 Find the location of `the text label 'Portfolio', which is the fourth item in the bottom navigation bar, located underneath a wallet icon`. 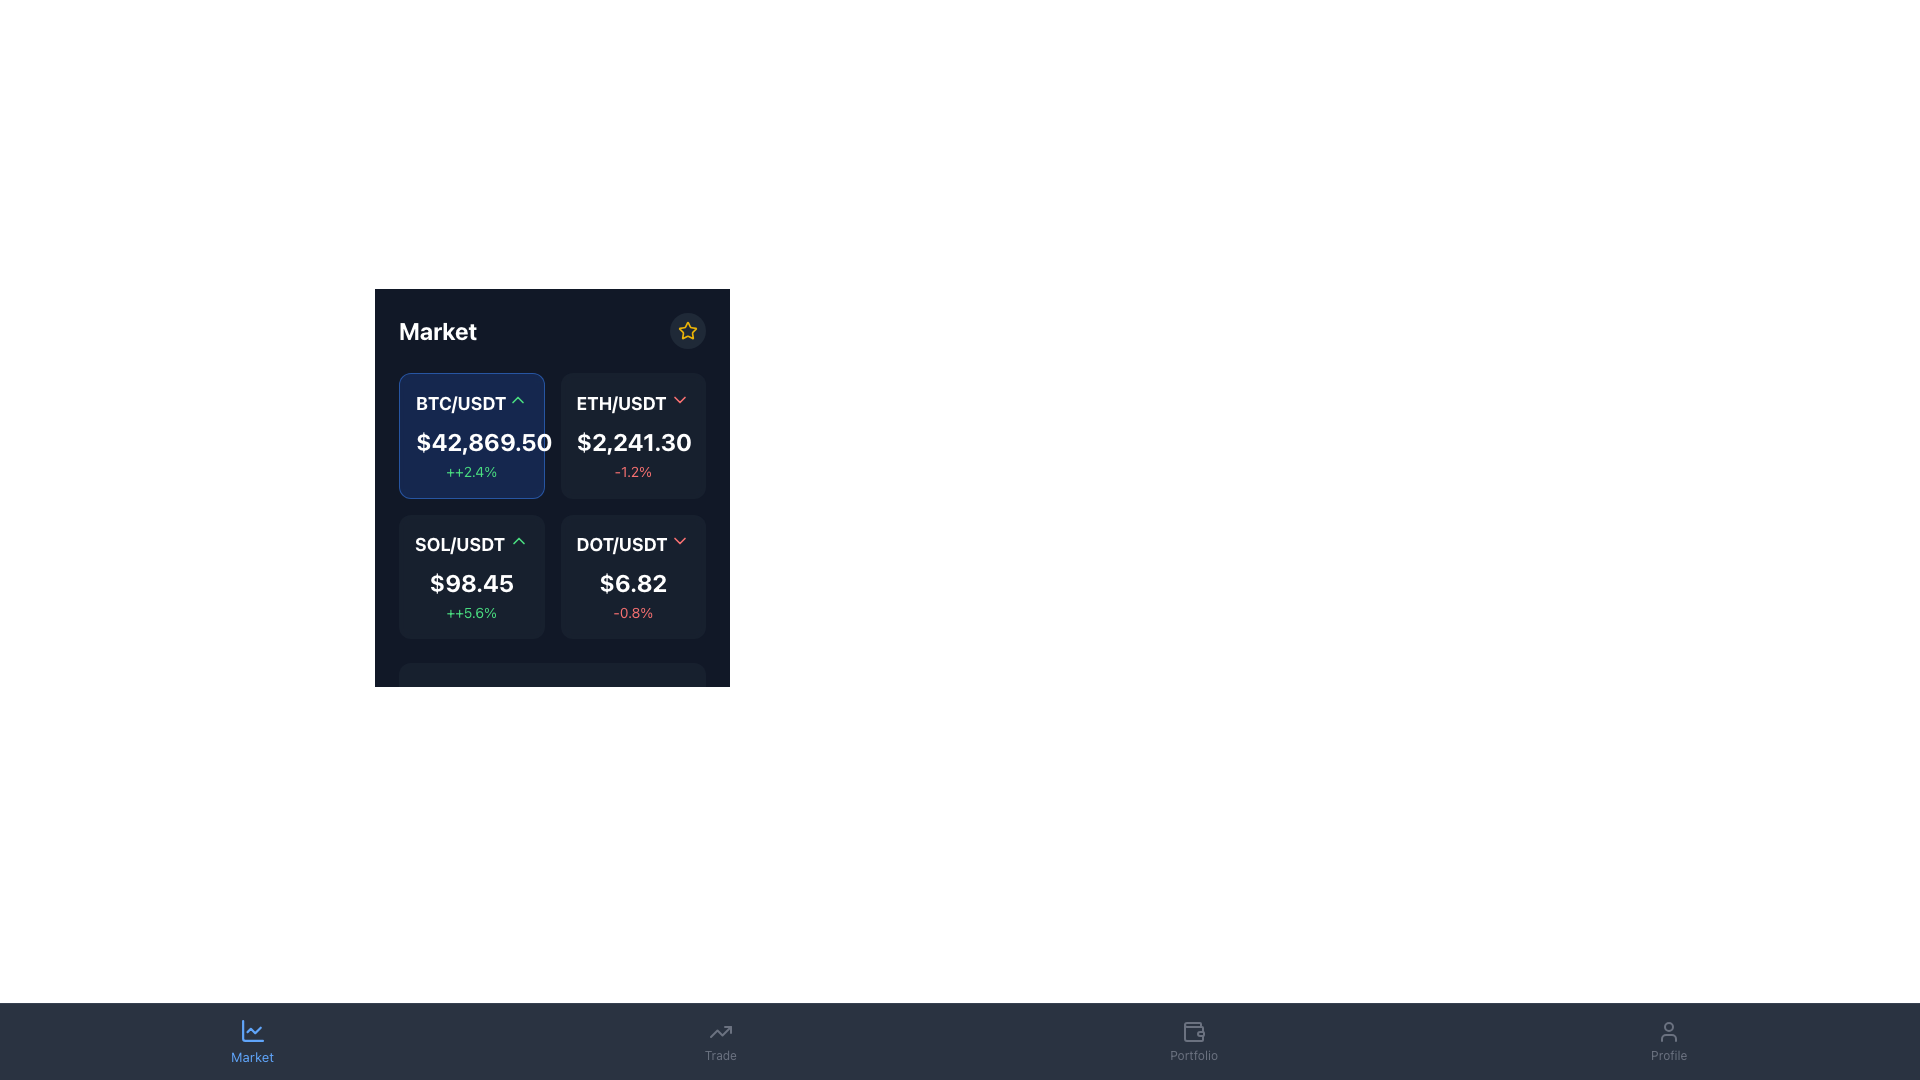

the text label 'Portfolio', which is the fourth item in the bottom navigation bar, located underneath a wallet icon is located at coordinates (1194, 1055).